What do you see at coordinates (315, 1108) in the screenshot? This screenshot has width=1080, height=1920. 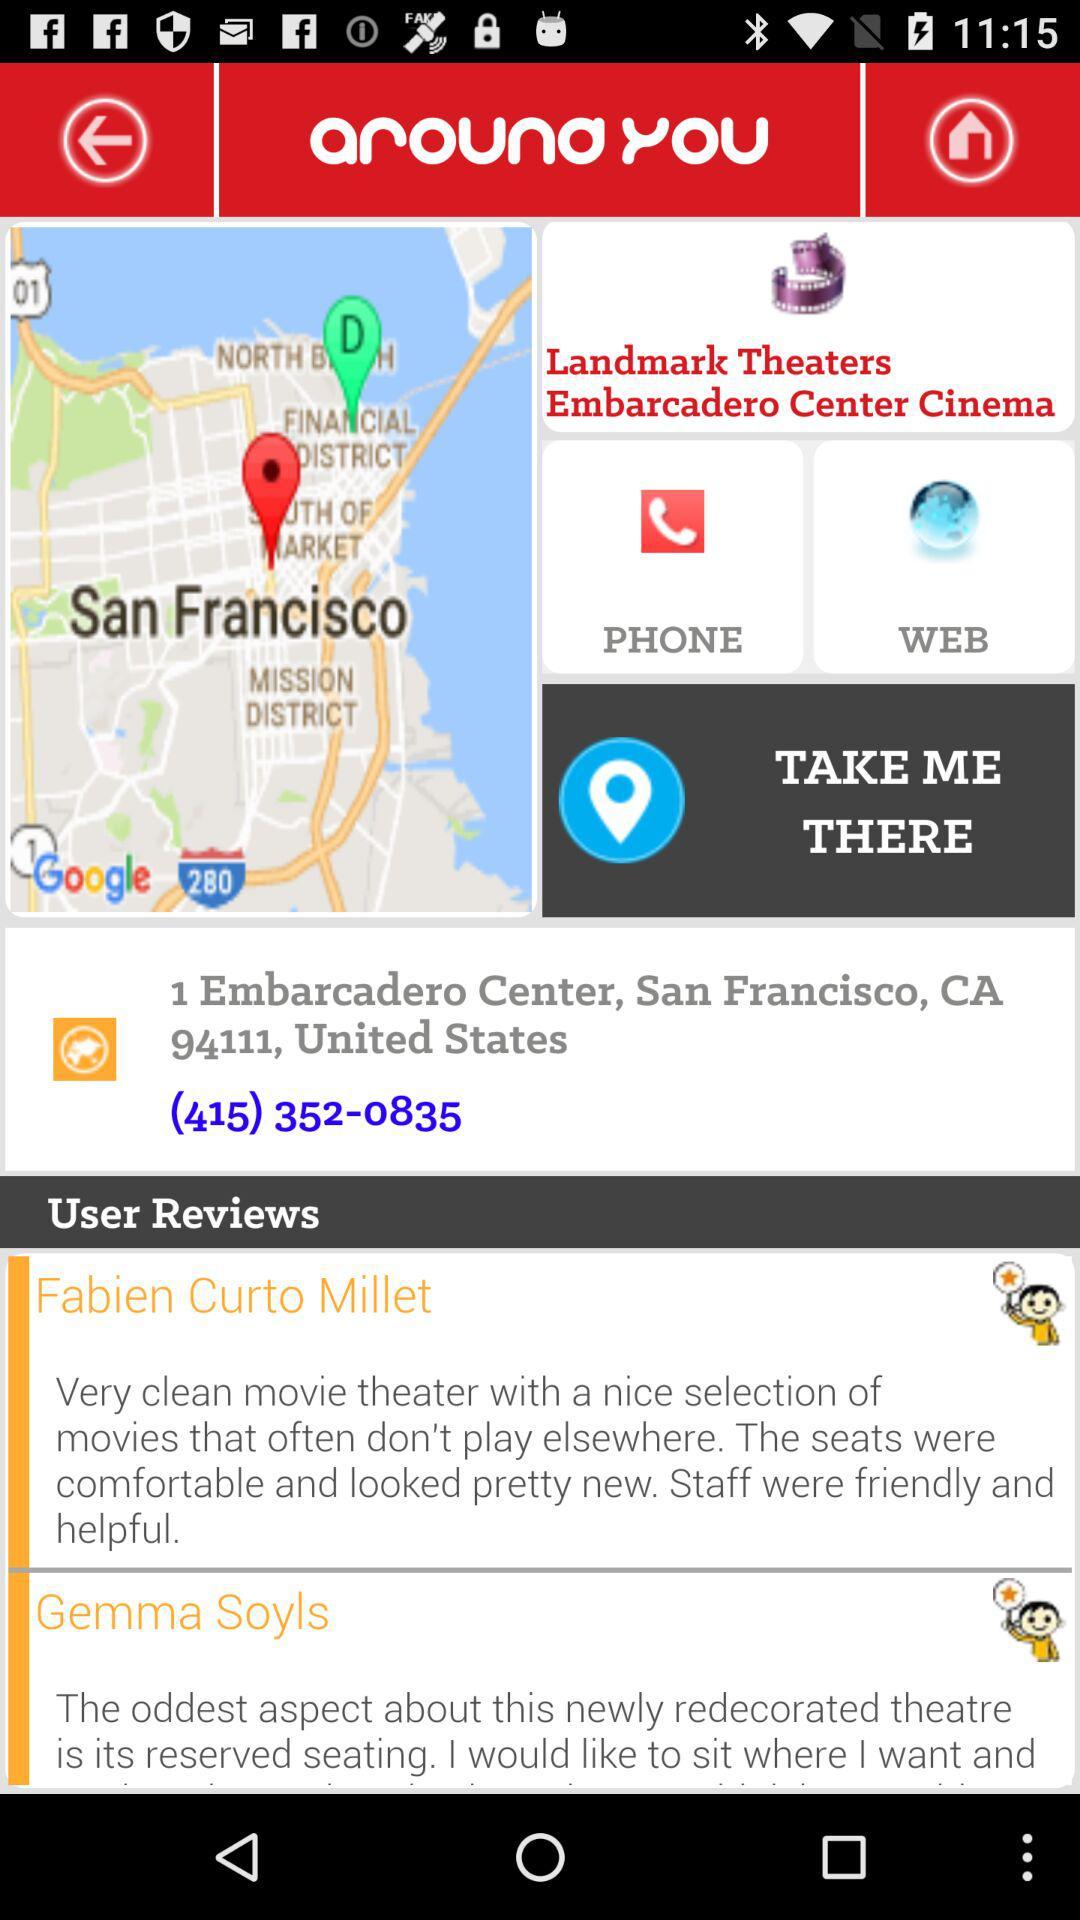 I see `the app below 1 embarcadero center icon` at bounding box center [315, 1108].